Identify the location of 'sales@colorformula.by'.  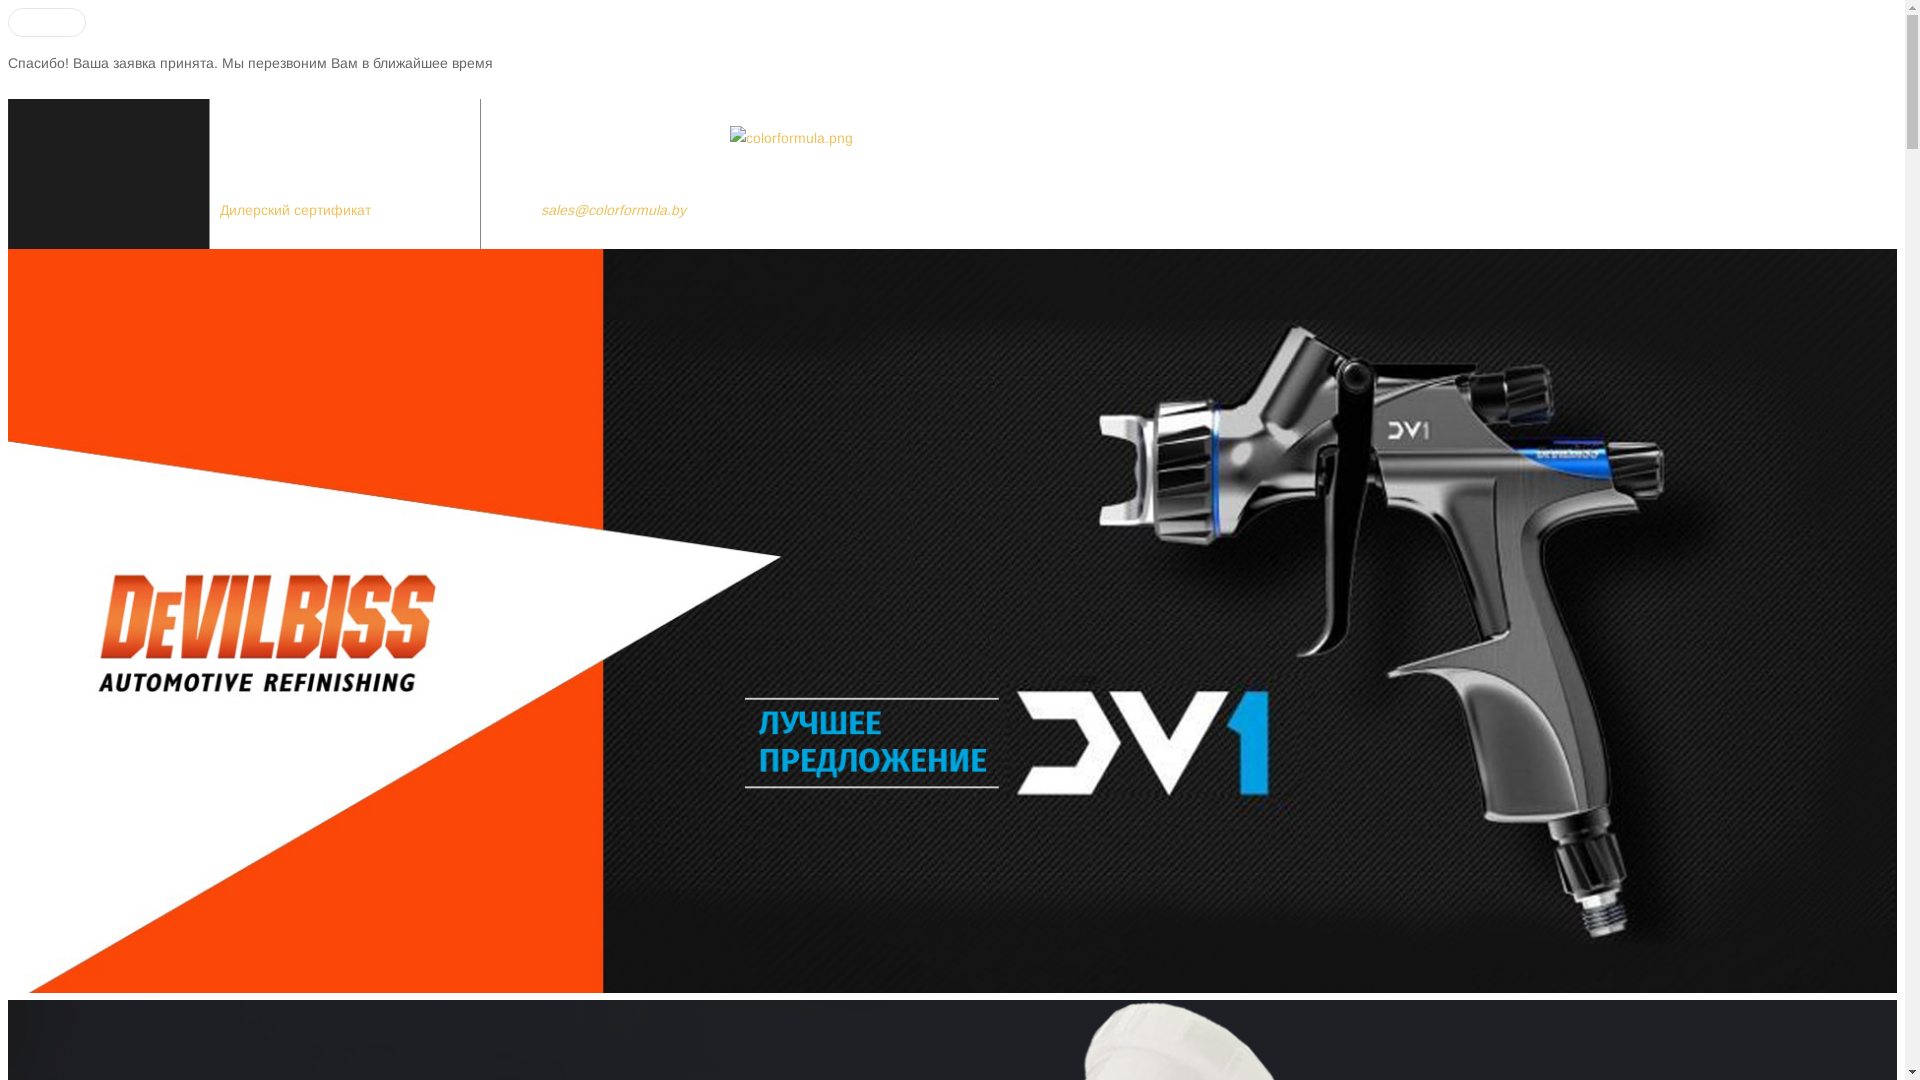
(612, 209).